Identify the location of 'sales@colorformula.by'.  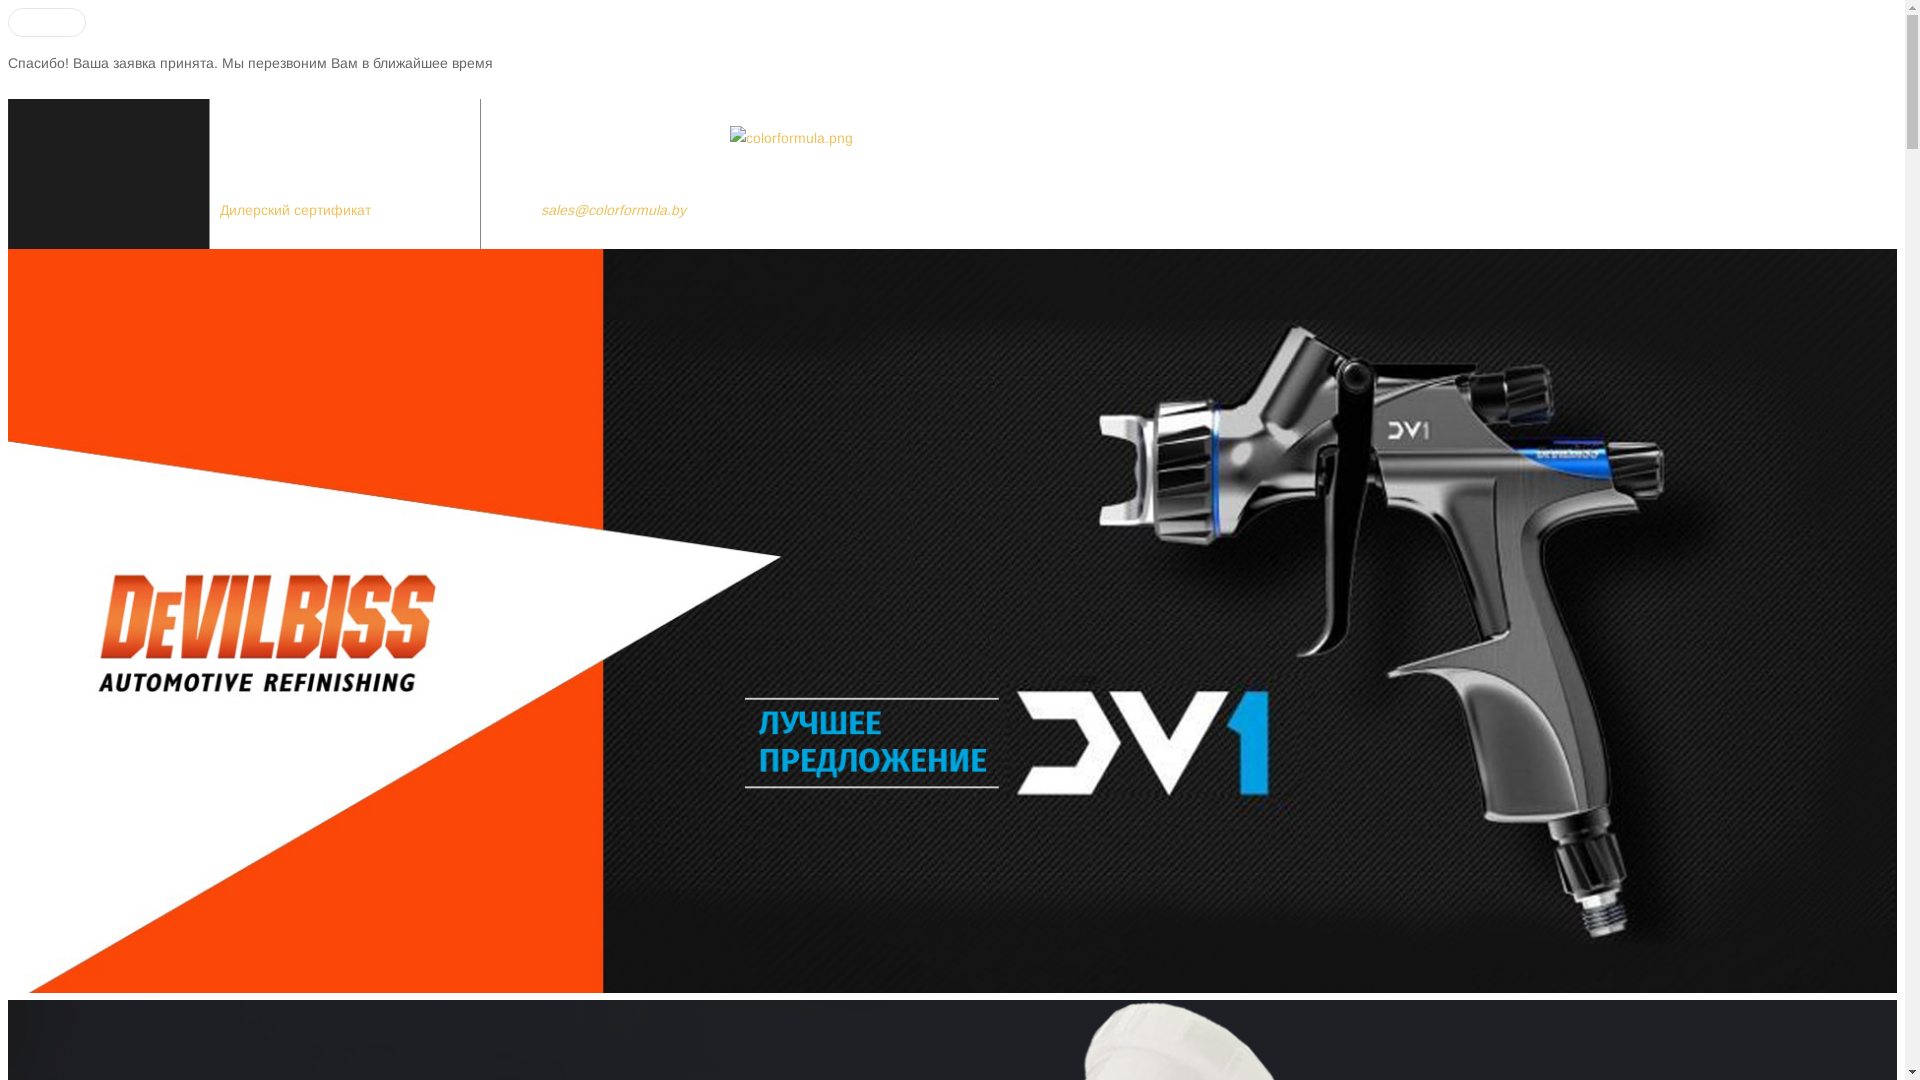
(612, 209).